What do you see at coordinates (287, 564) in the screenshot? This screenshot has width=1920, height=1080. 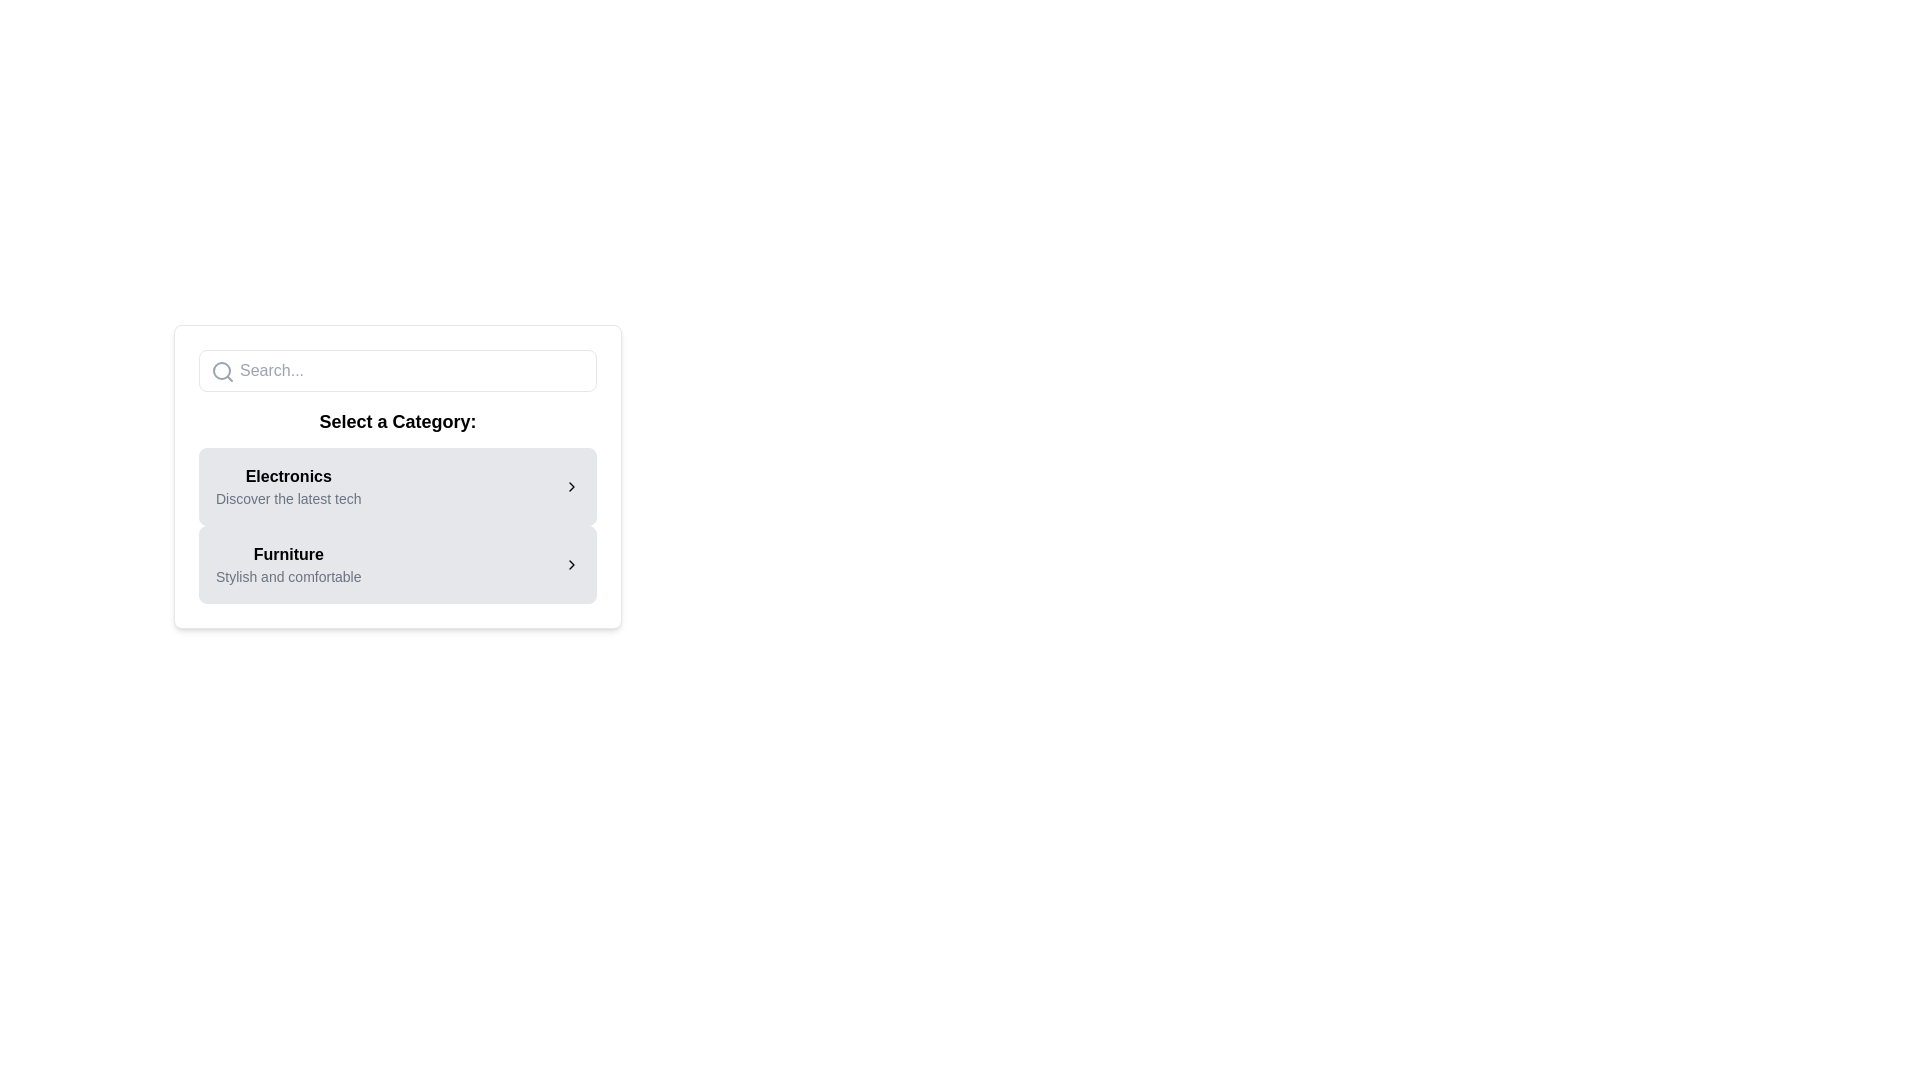 I see `the 'Furniture' category text label, which is the second item in the list below the 'Select a Category:' header and directly below the 'Electronics' card` at bounding box center [287, 564].